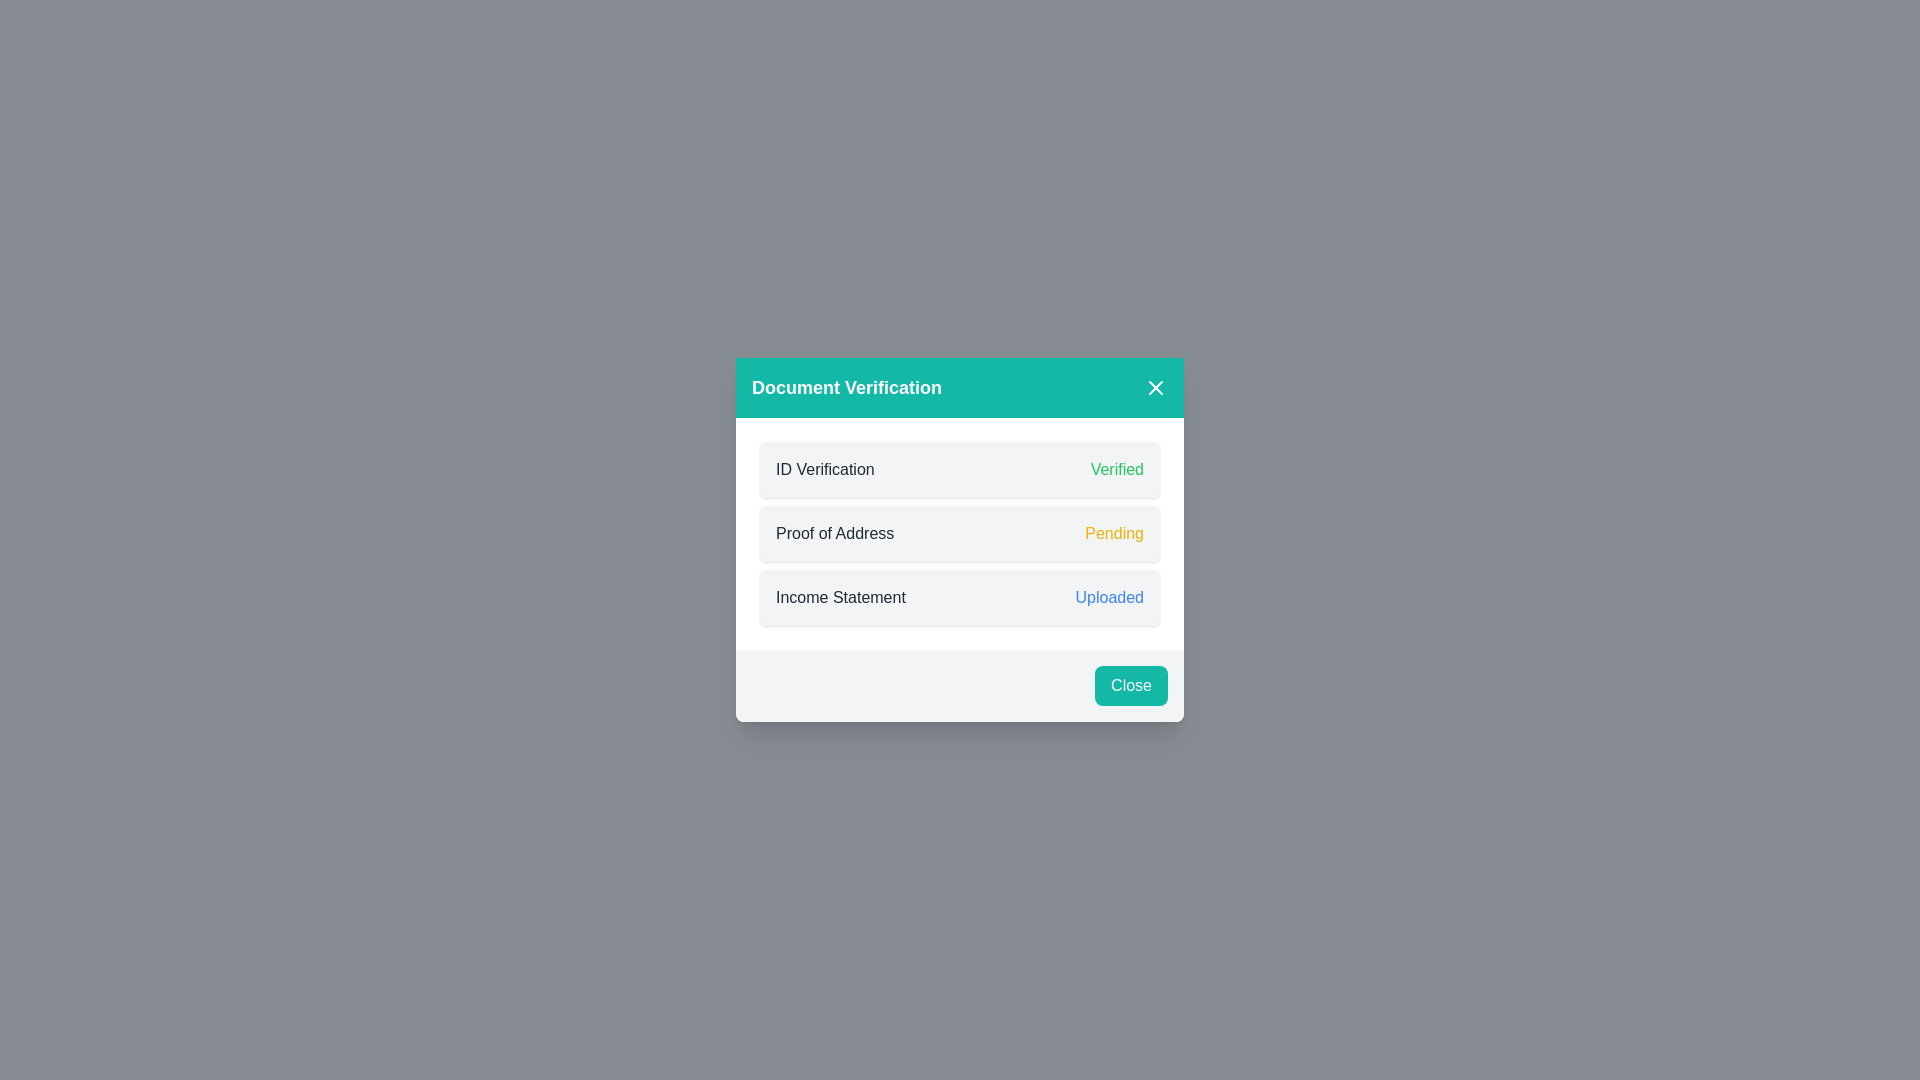  Describe the element at coordinates (960, 470) in the screenshot. I see `the Status display row which shows 'ID Verification' on the left and 'Verified' on the right, located within a card, above 'Proof of Address' and 'Income Statement'` at that location.